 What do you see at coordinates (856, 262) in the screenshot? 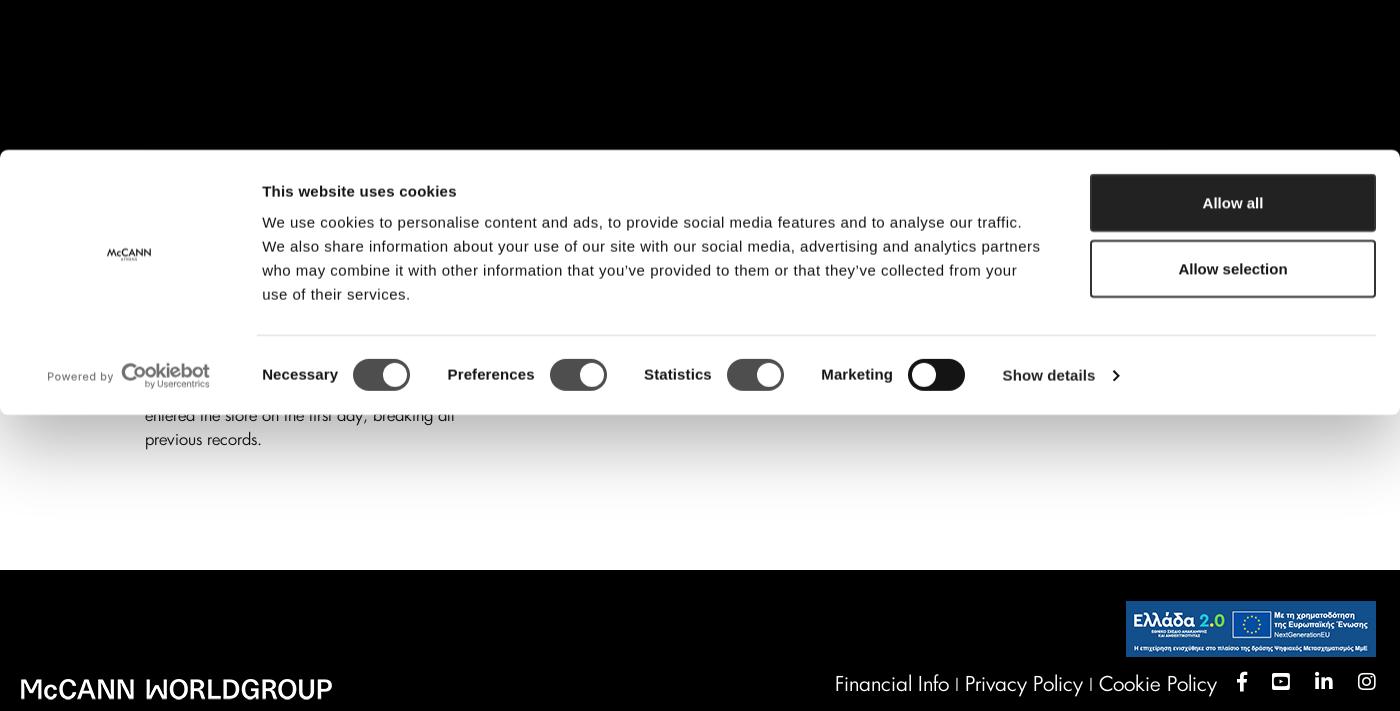
I see `'Marketing'` at bounding box center [856, 262].